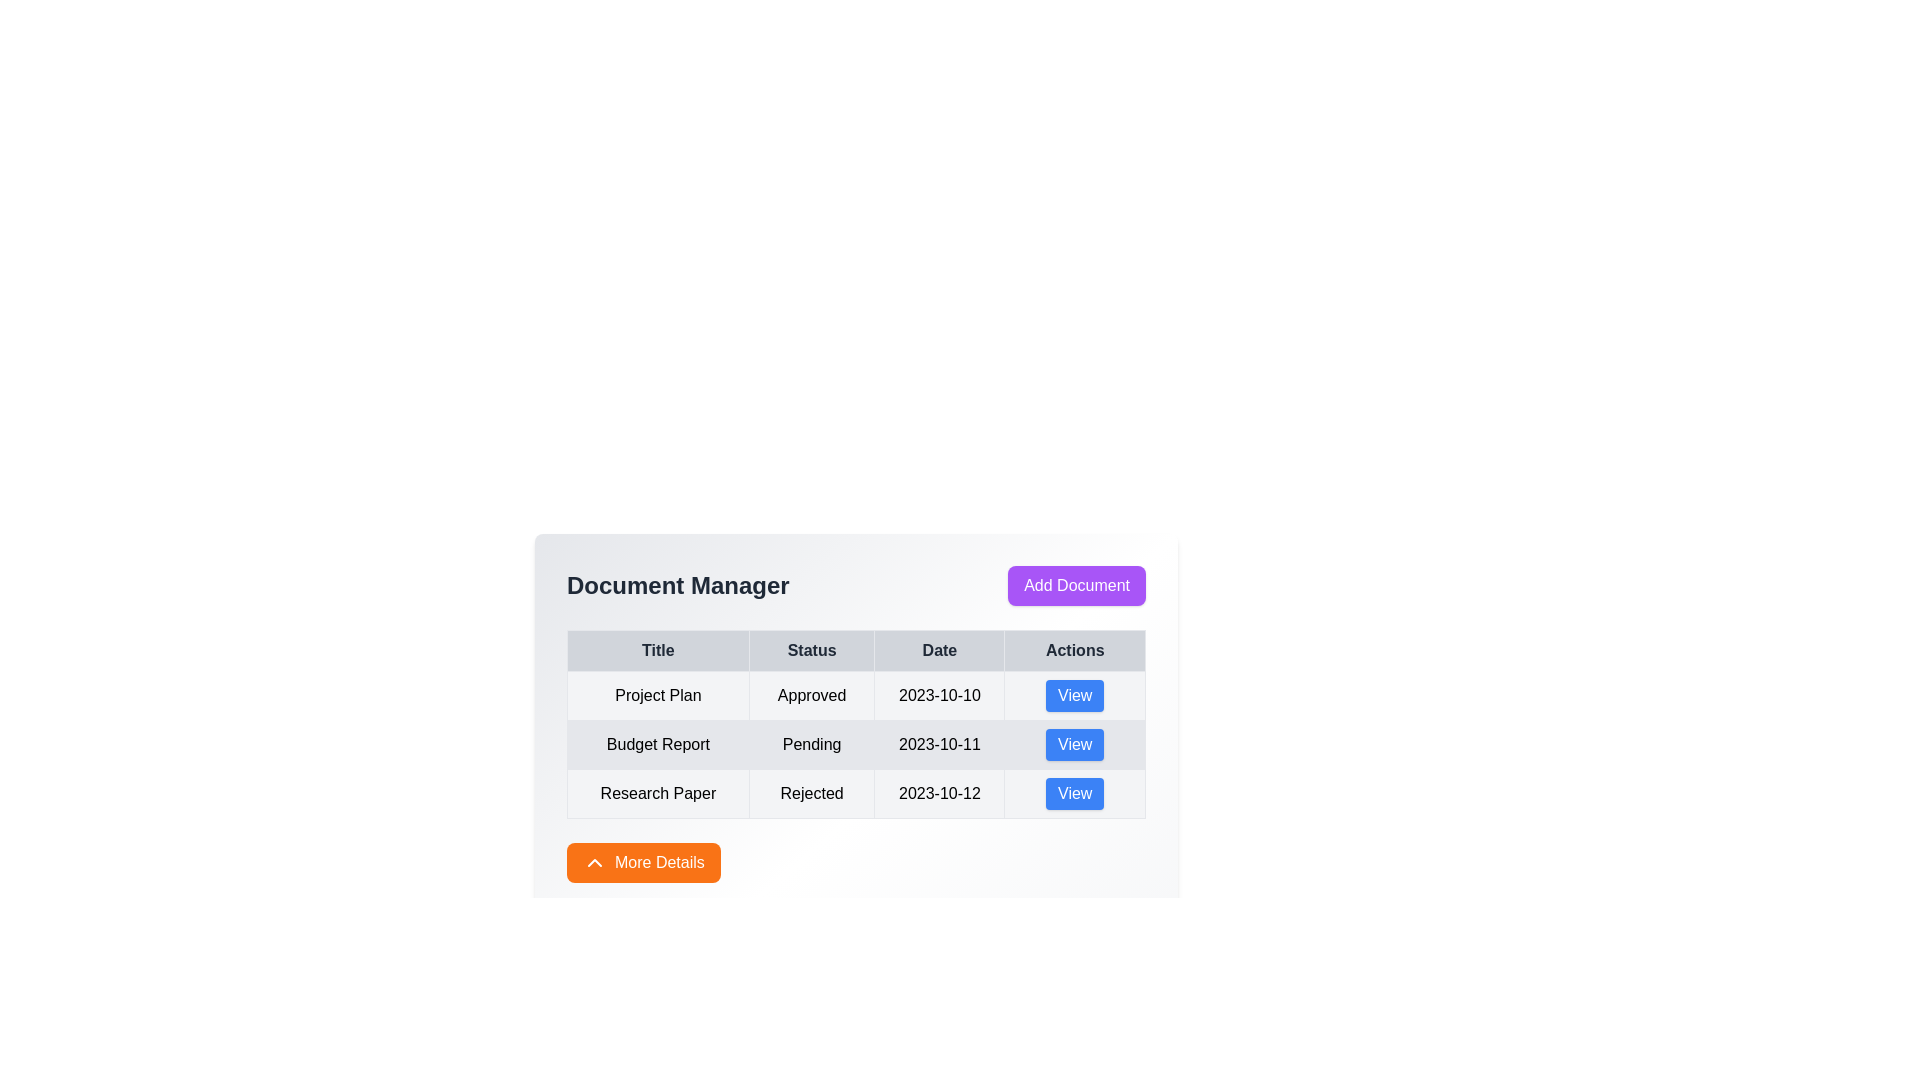 This screenshot has height=1080, width=1920. Describe the element at coordinates (1074, 744) in the screenshot. I see `the 'View' button with white text on a blue background, located in the 'Actions' column of the second row for 'Budget Report' (2023-10-11) to observe hover effects` at that location.